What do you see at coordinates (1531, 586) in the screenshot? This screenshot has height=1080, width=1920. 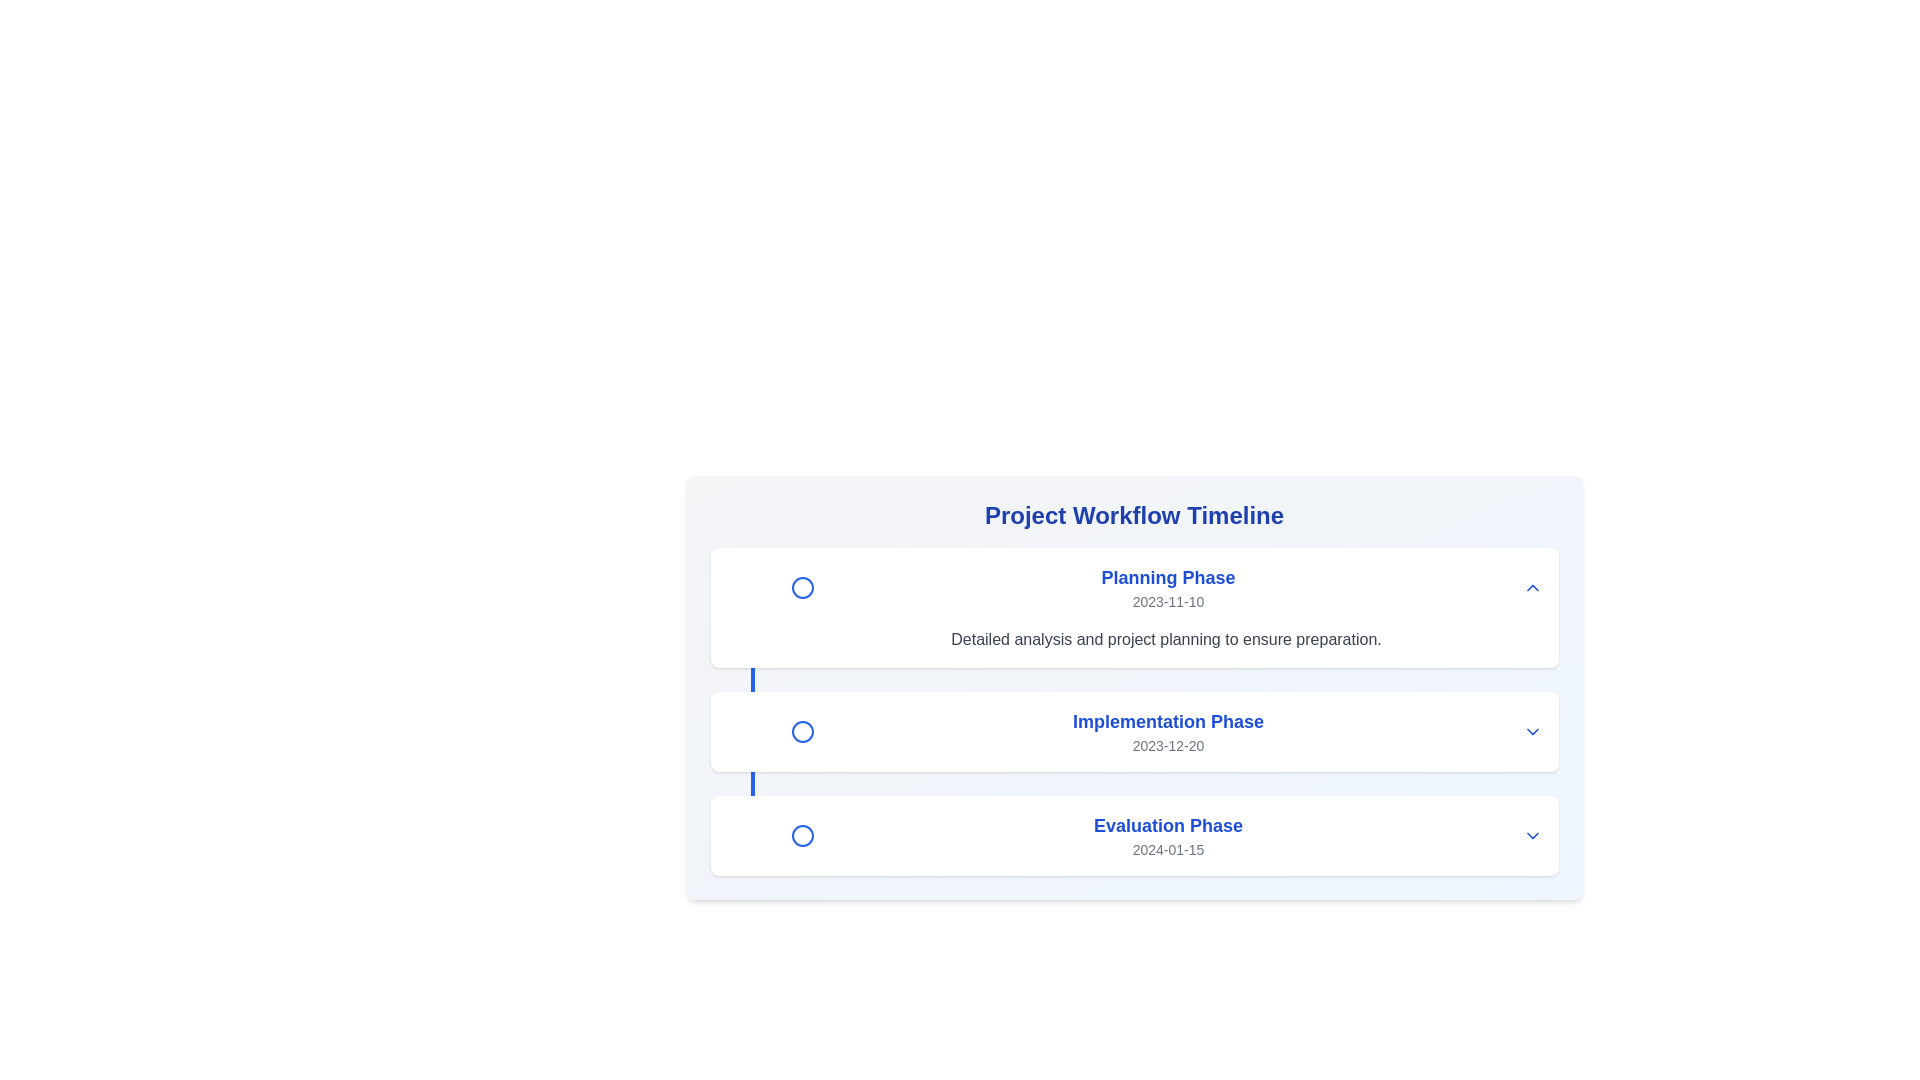 I see `the interactive chevron icon in the top-right corner of the 'Planning Phase' section` at bounding box center [1531, 586].